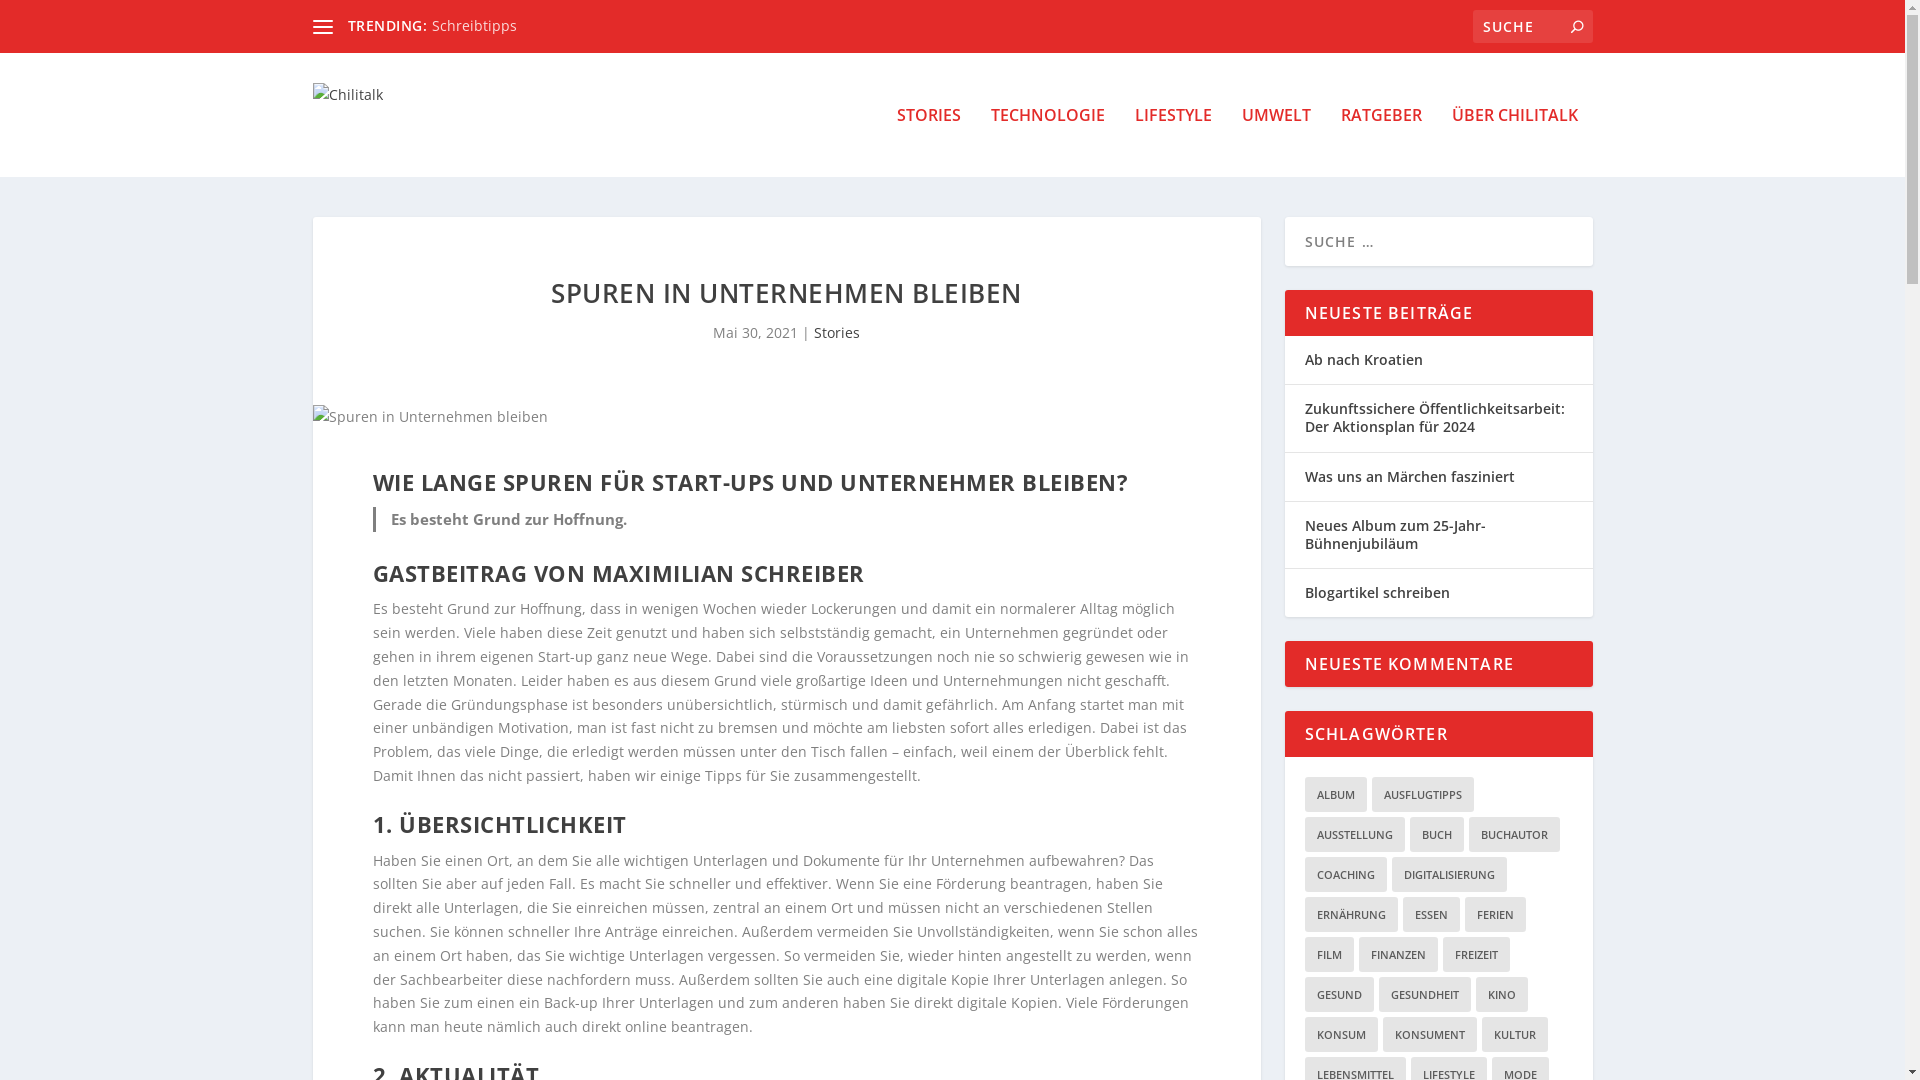  I want to click on 'AUSSTELLUNG', so click(1353, 834).